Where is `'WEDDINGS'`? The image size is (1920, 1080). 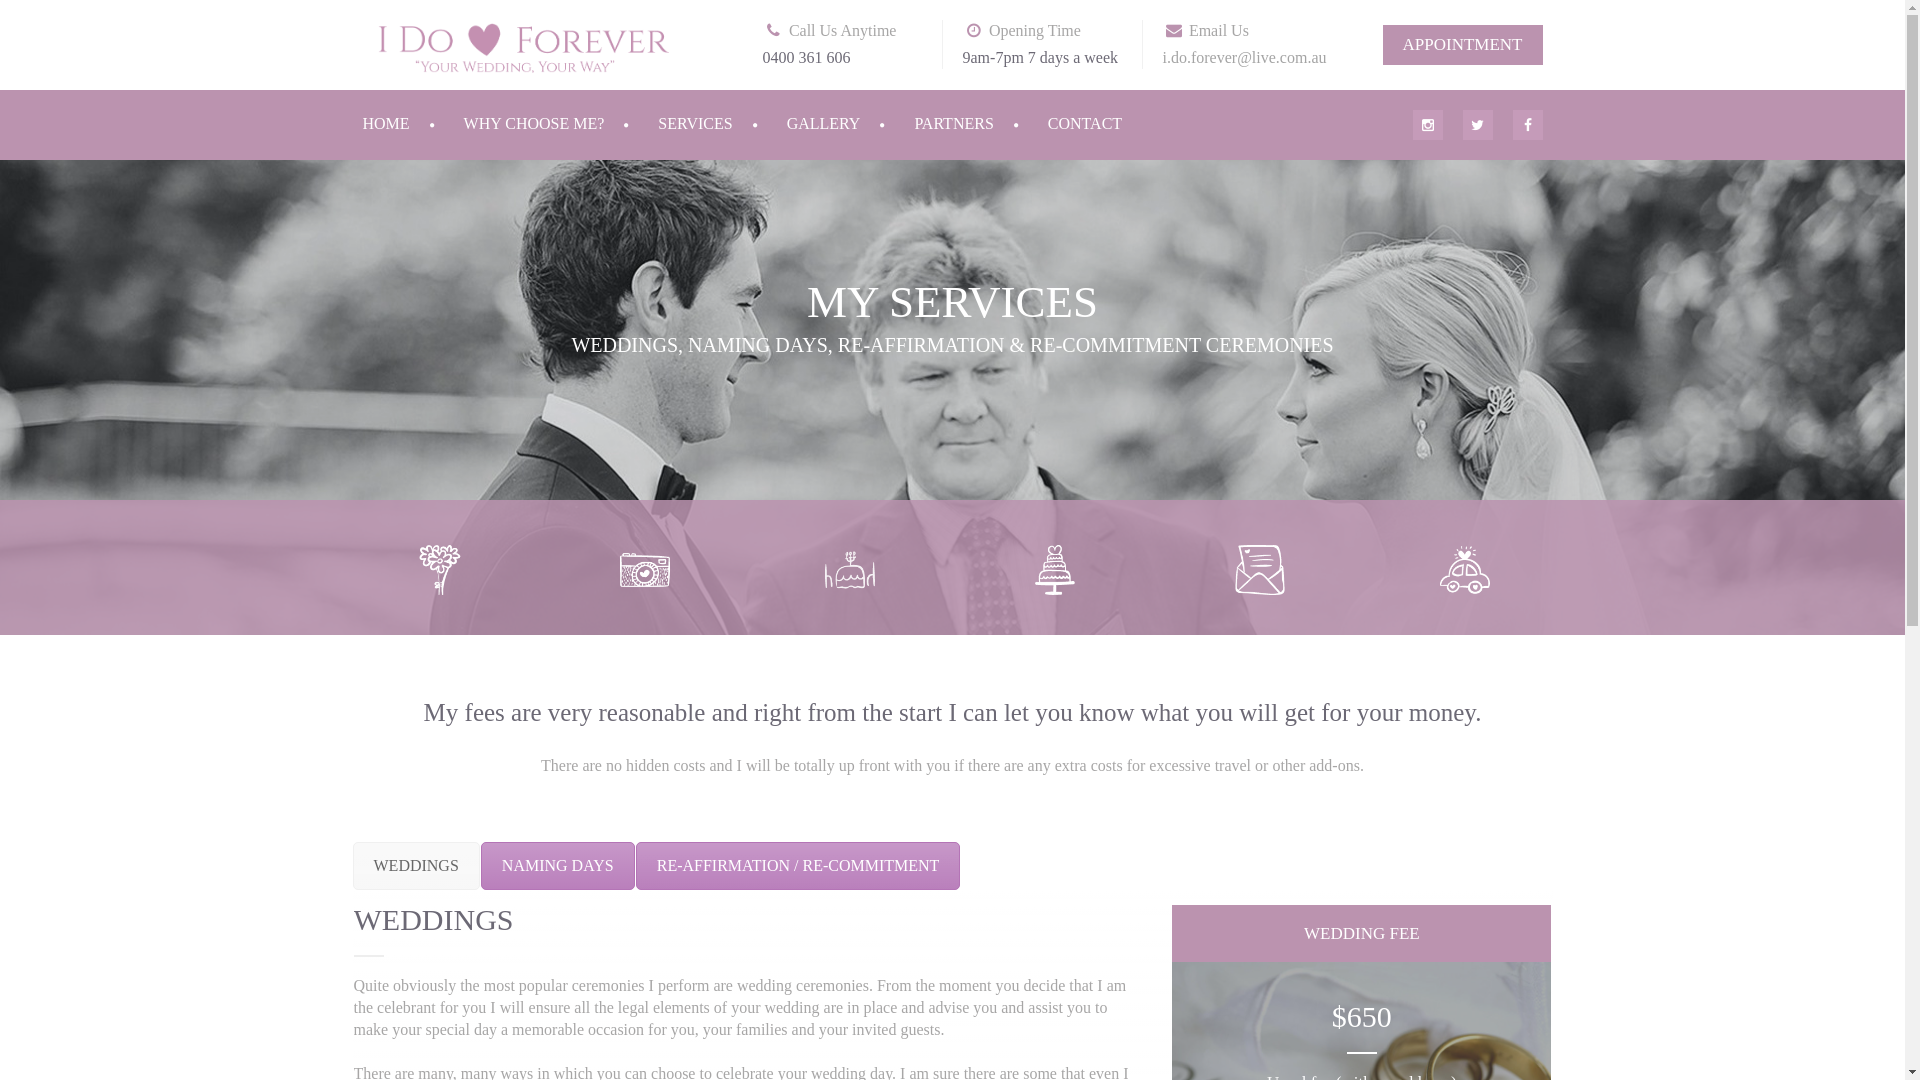
'WEDDINGS' is located at coordinates (414, 865).